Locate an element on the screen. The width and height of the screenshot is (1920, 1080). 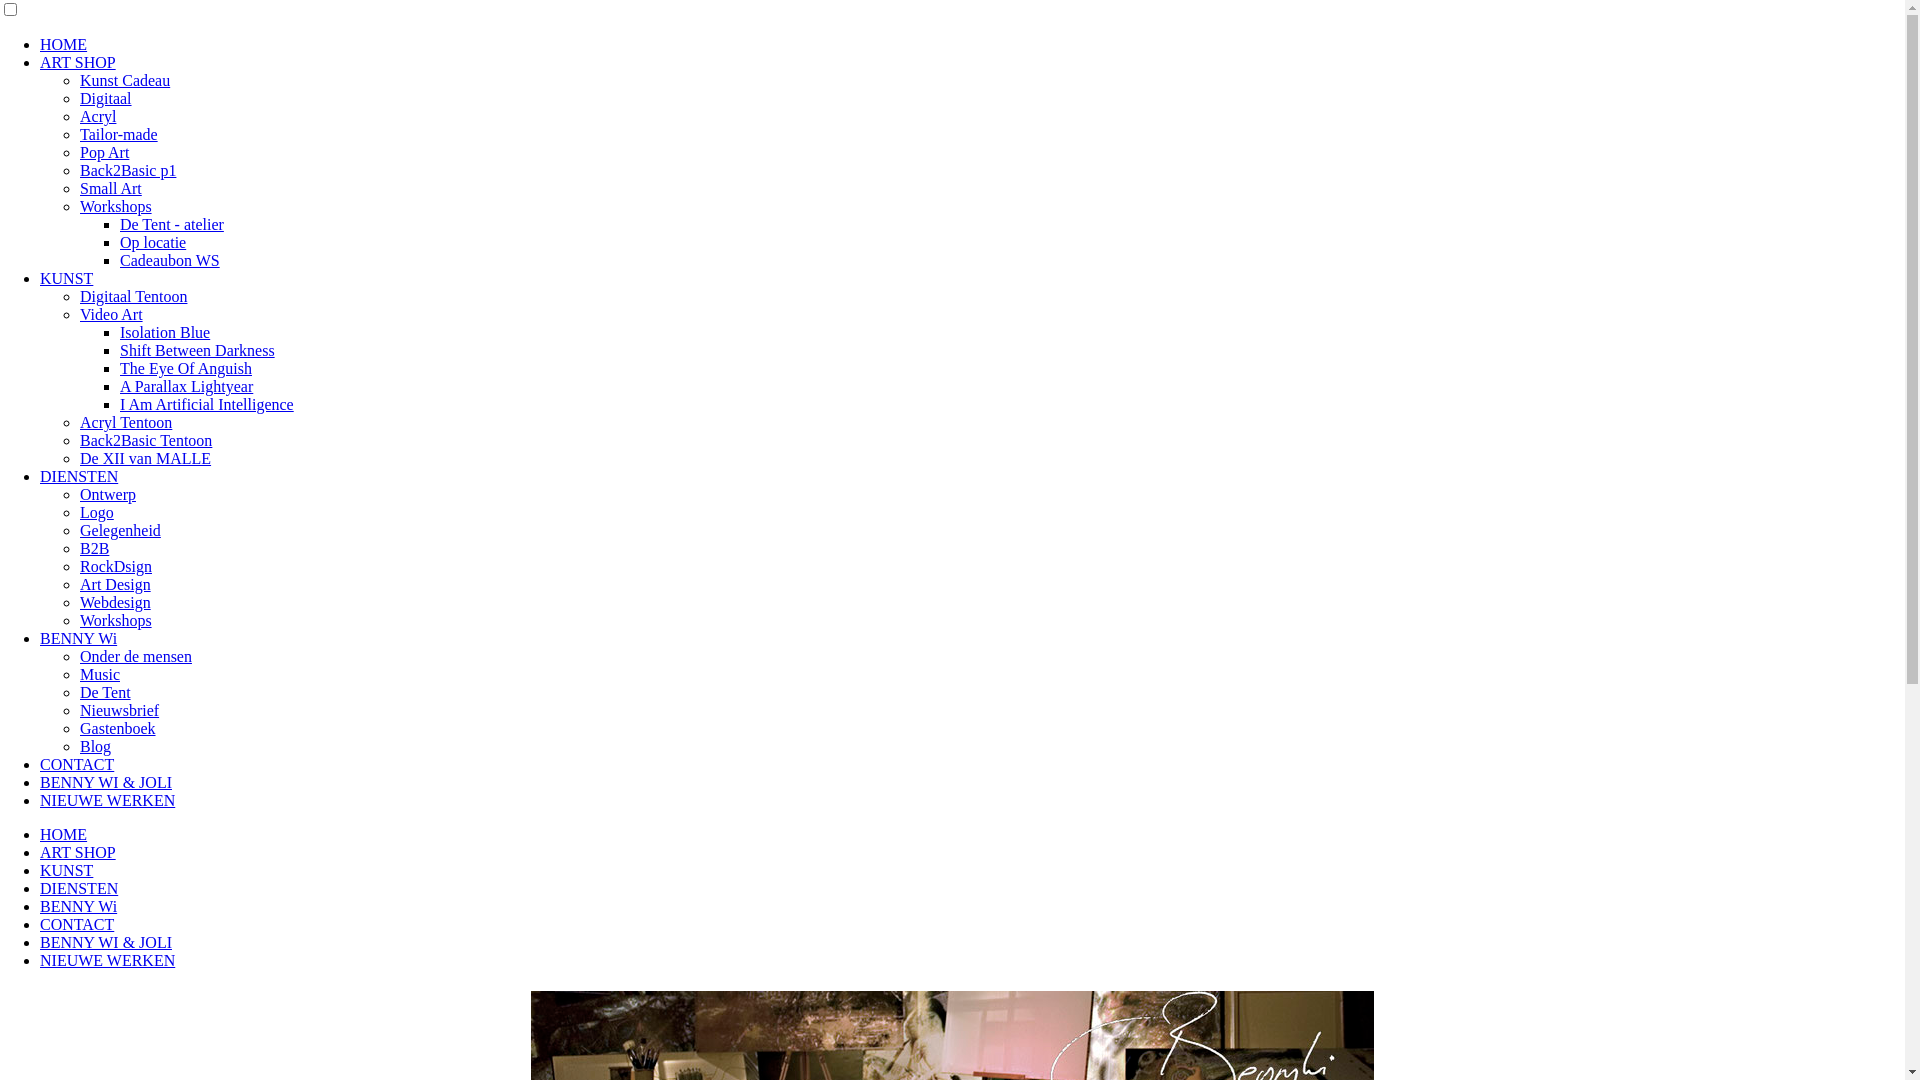
'RockDsign' is located at coordinates (114, 566).